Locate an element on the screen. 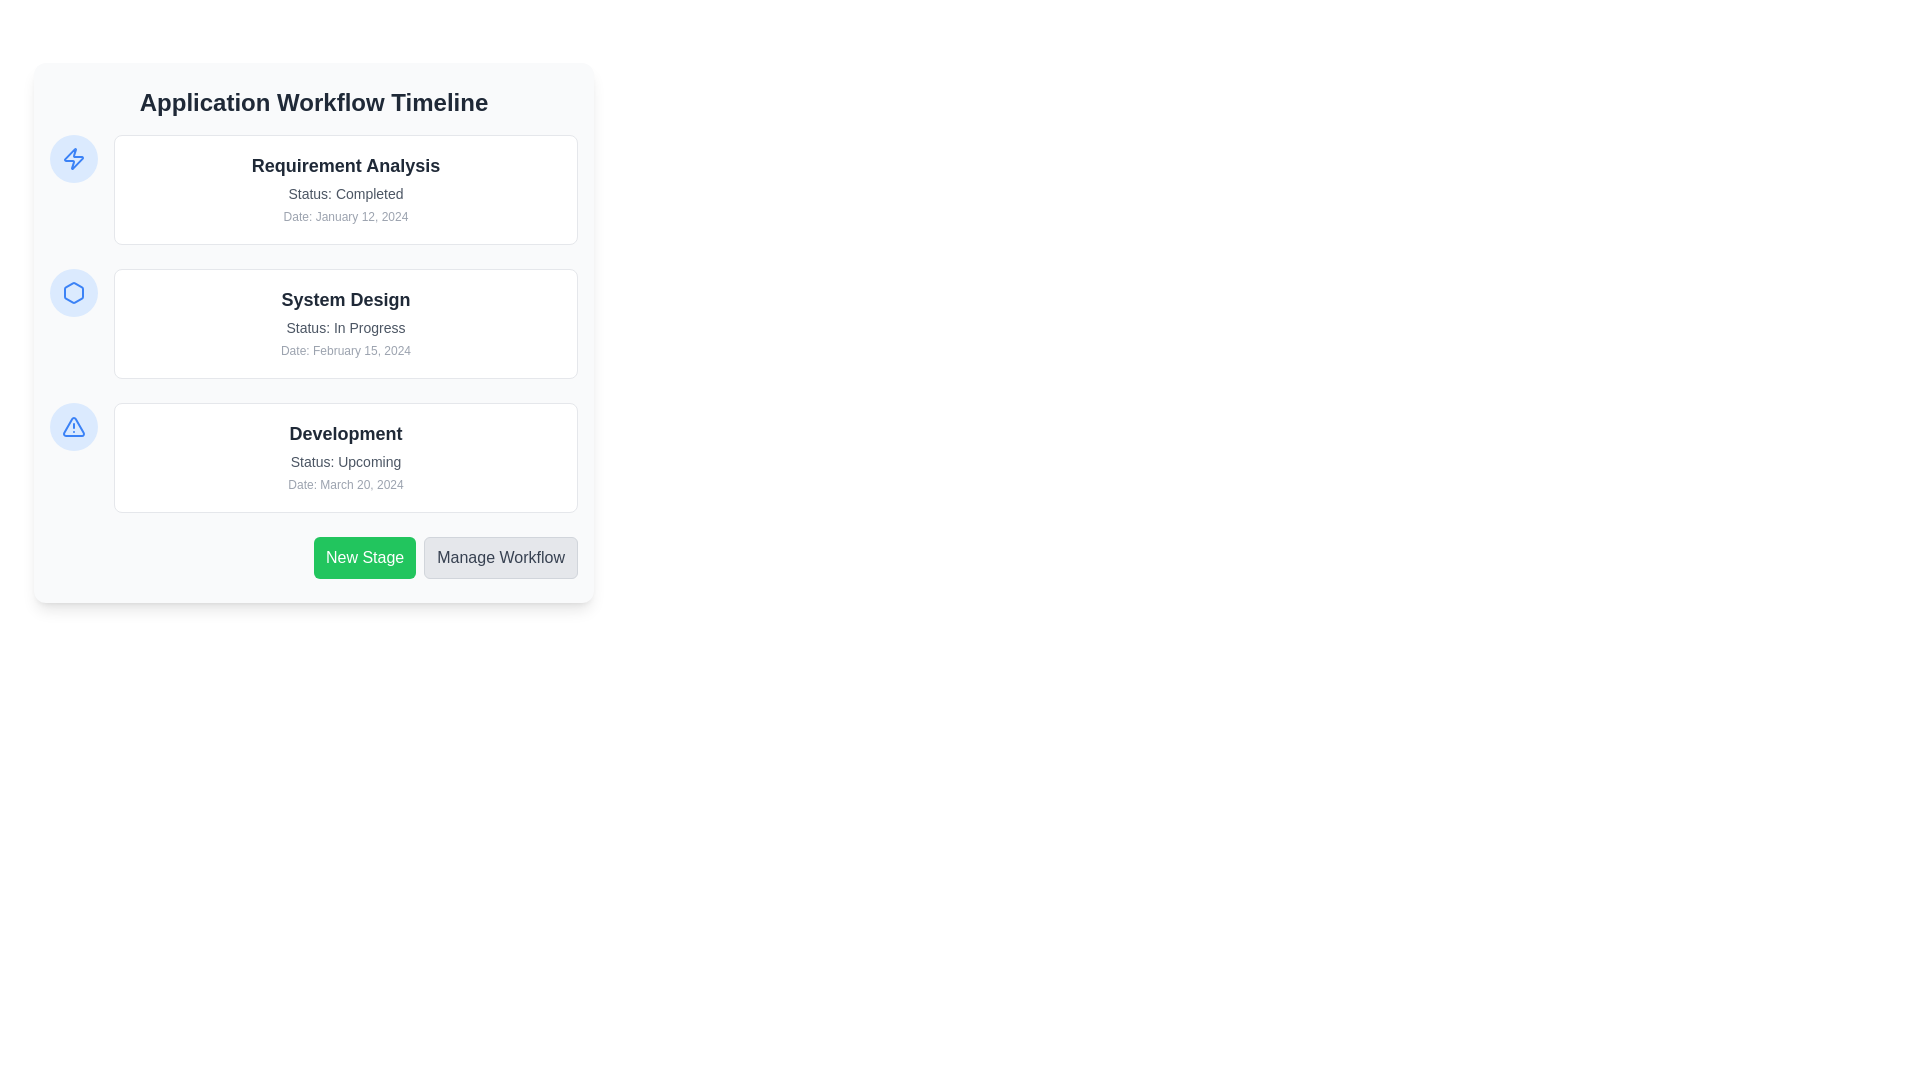  displayed date information from the text label showing 'Date: March 20, 2024' in the third card section titled 'Development' is located at coordinates (345, 485).